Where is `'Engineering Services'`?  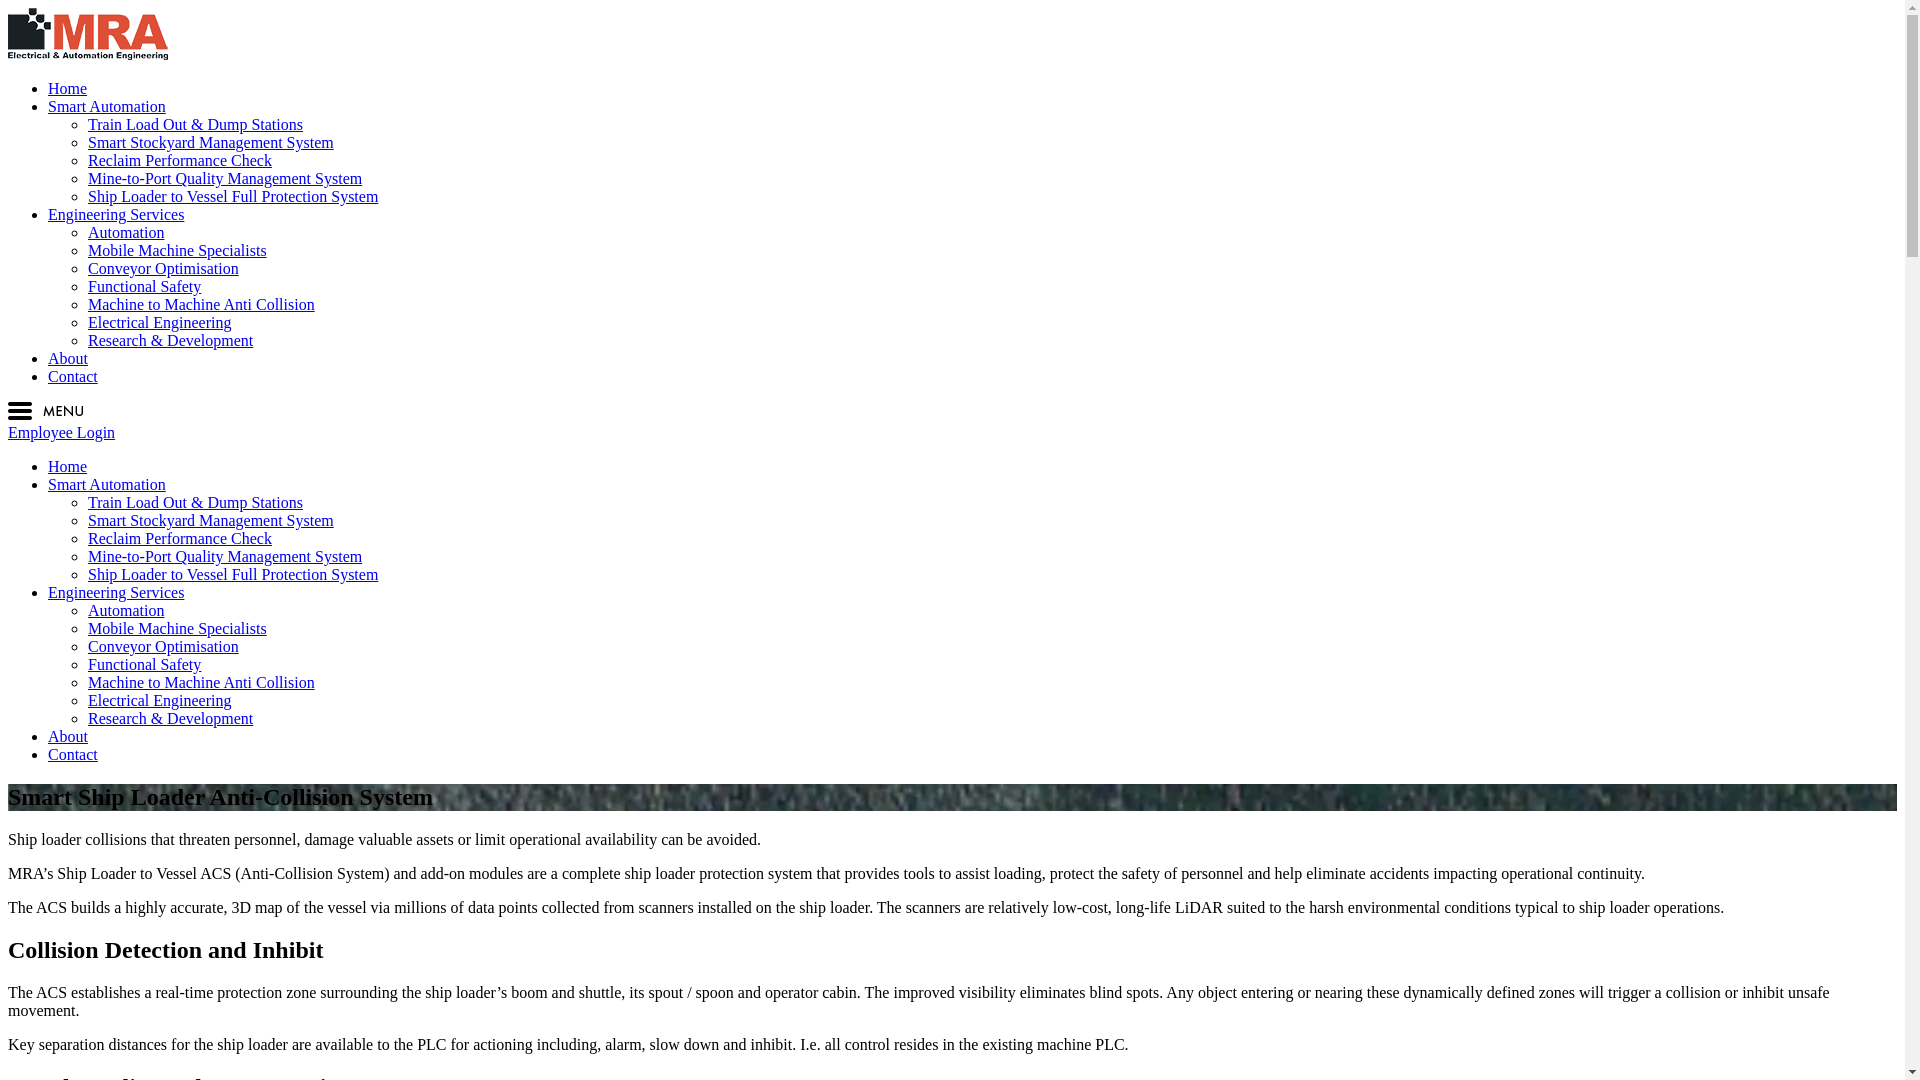
'Engineering Services' is located at coordinates (114, 591).